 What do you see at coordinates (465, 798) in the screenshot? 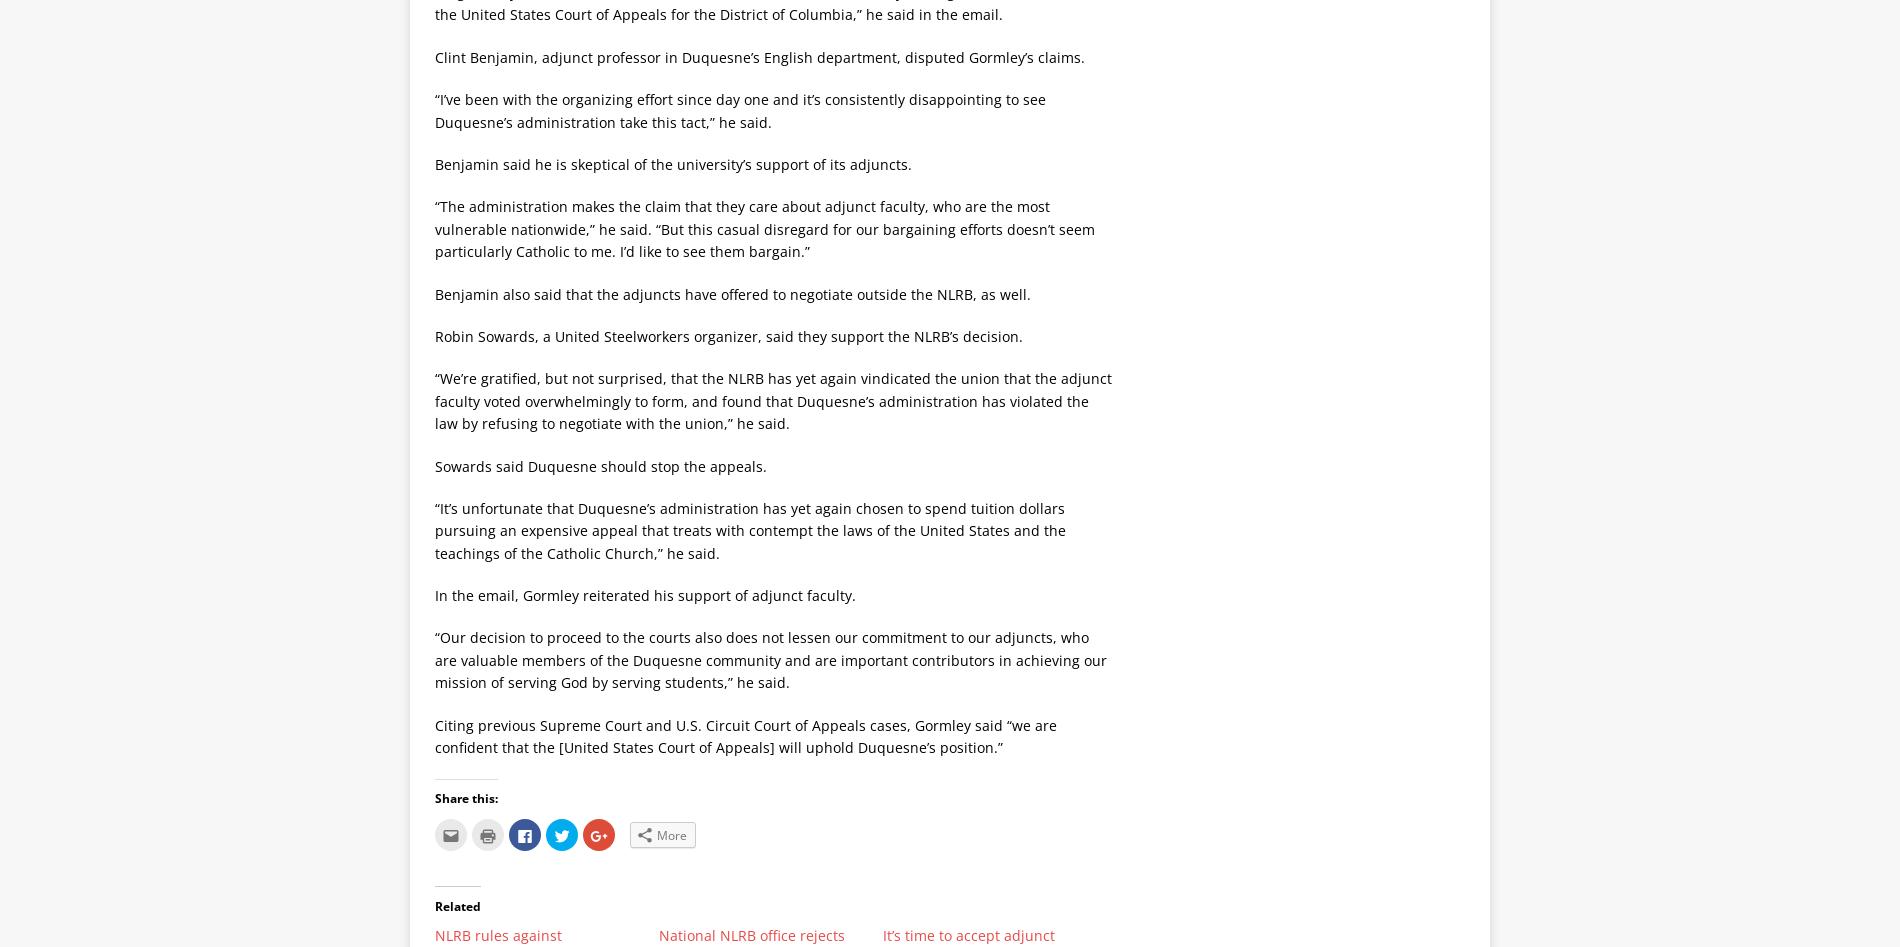
I see `'Share this:'` at bounding box center [465, 798].